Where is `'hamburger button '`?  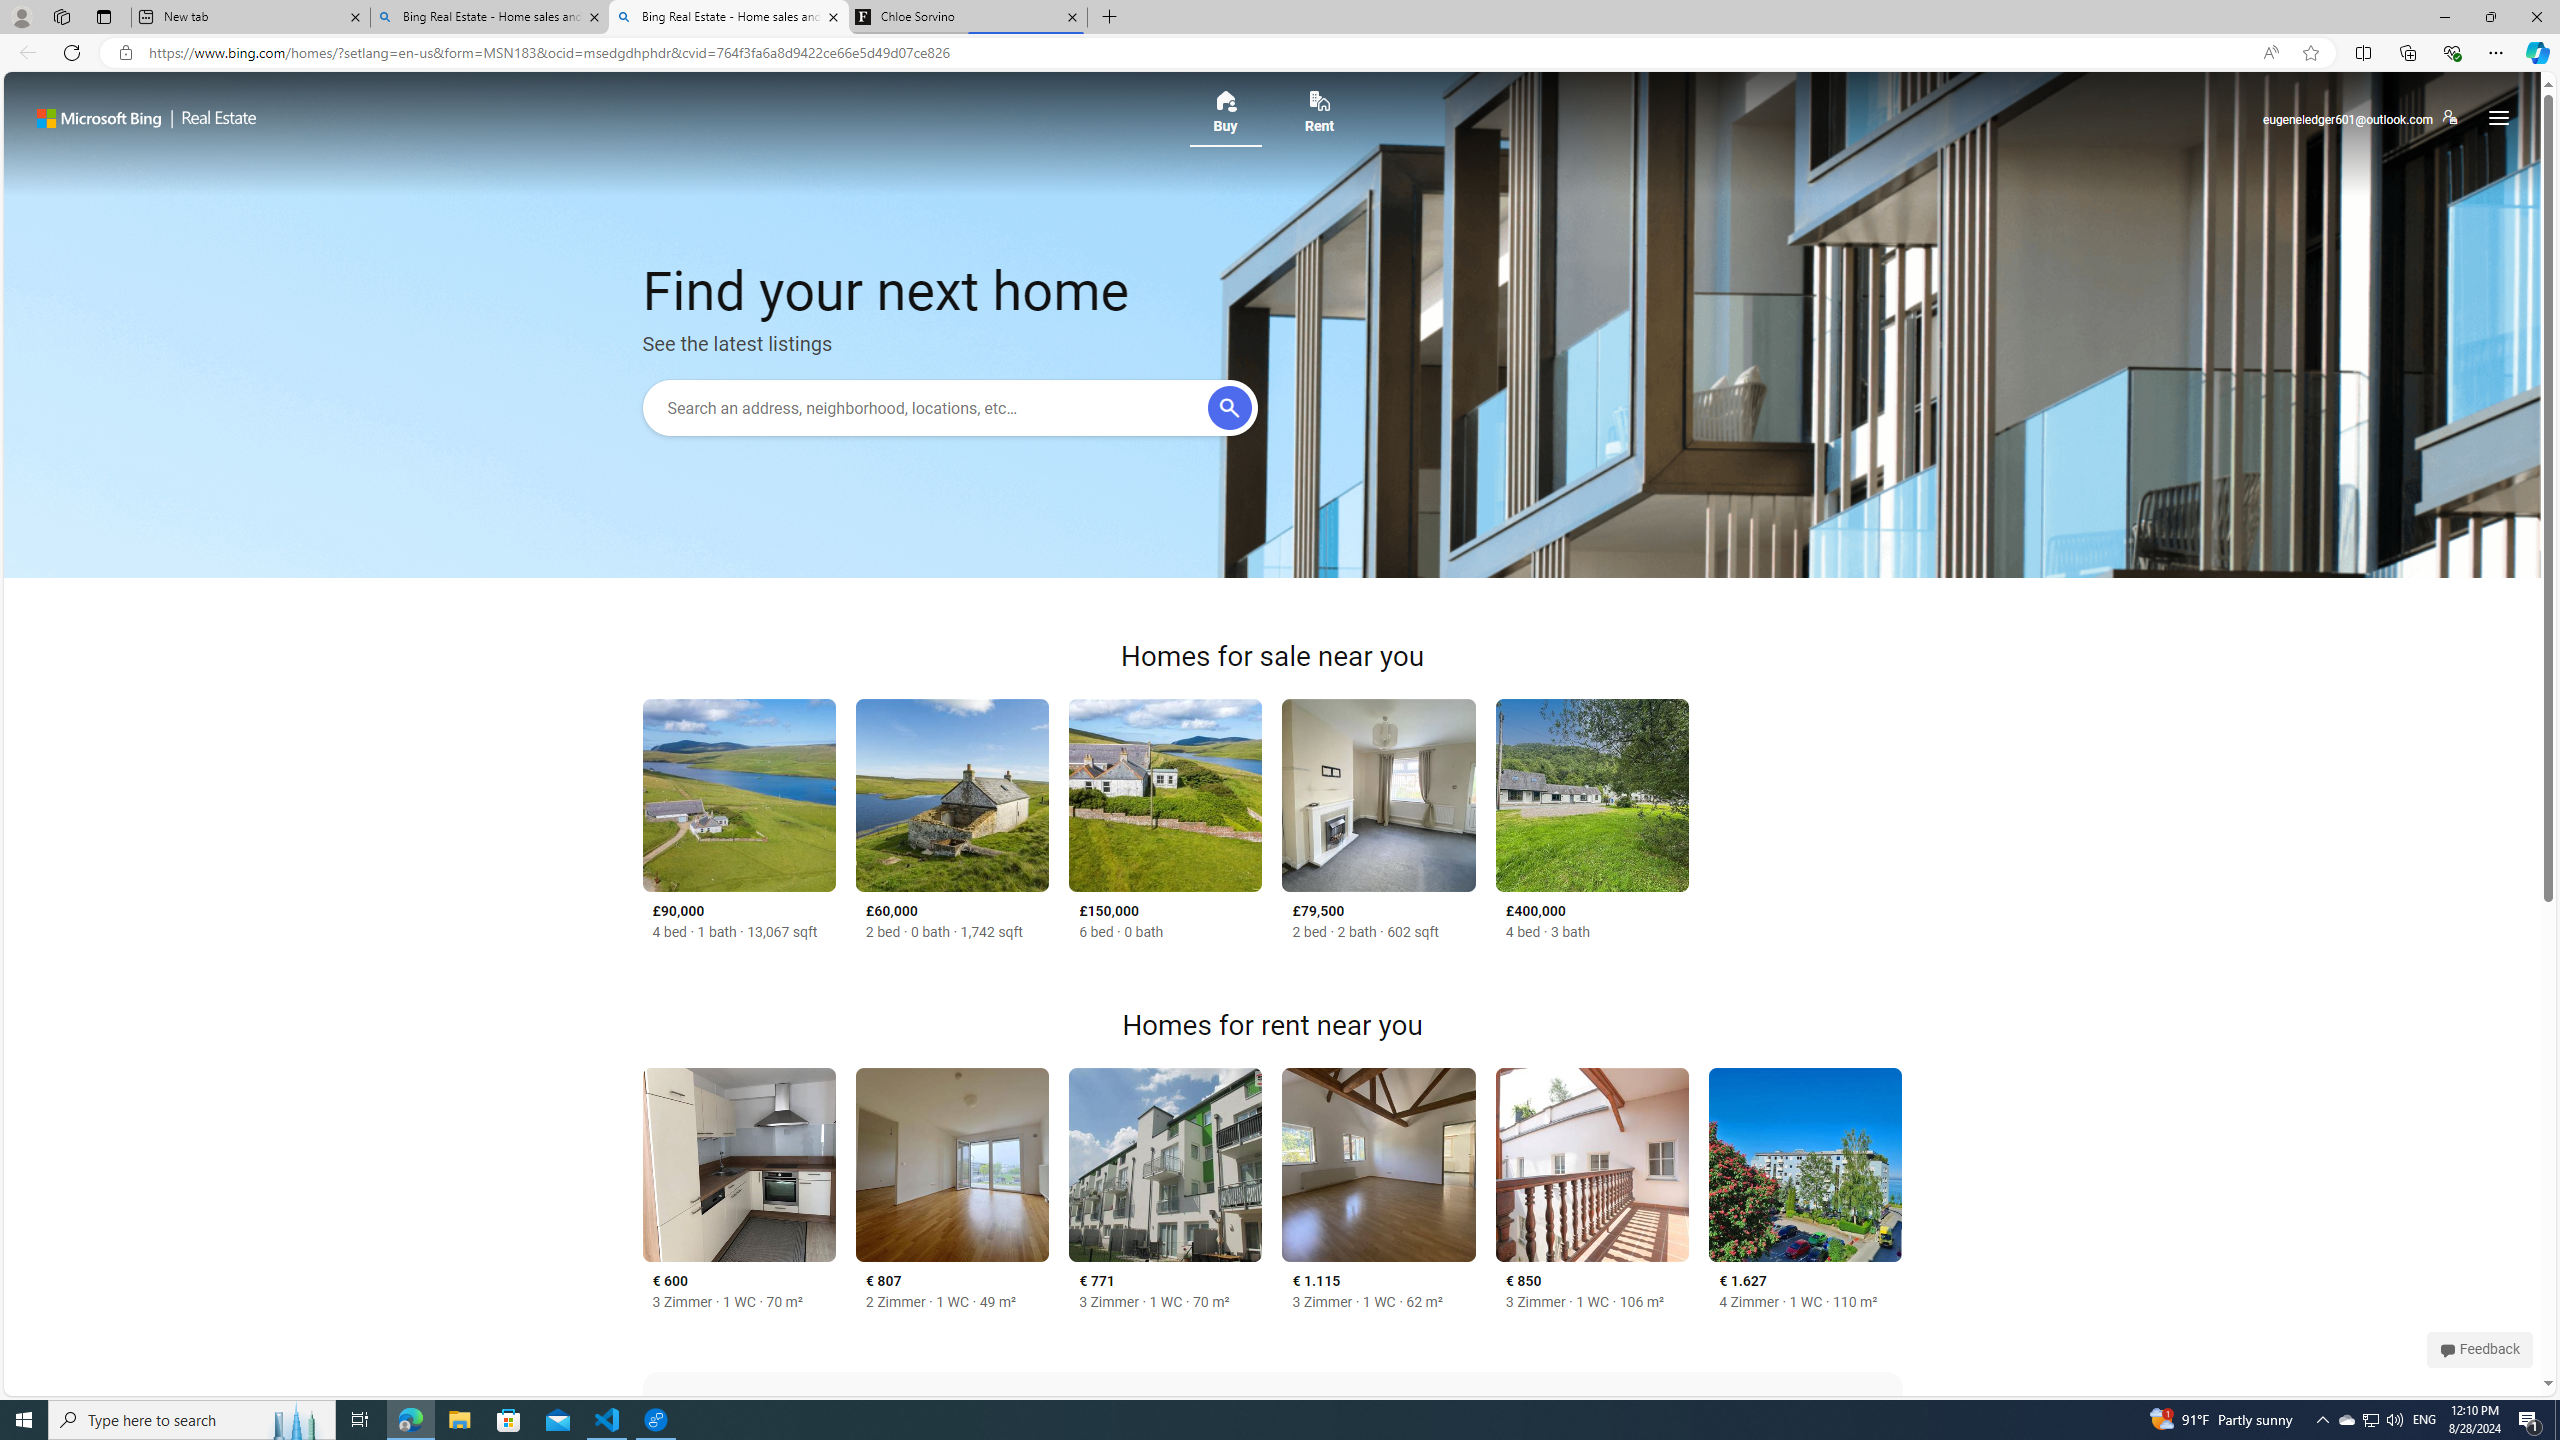
'hamburger button ' is located at coordinates (2496, 118).